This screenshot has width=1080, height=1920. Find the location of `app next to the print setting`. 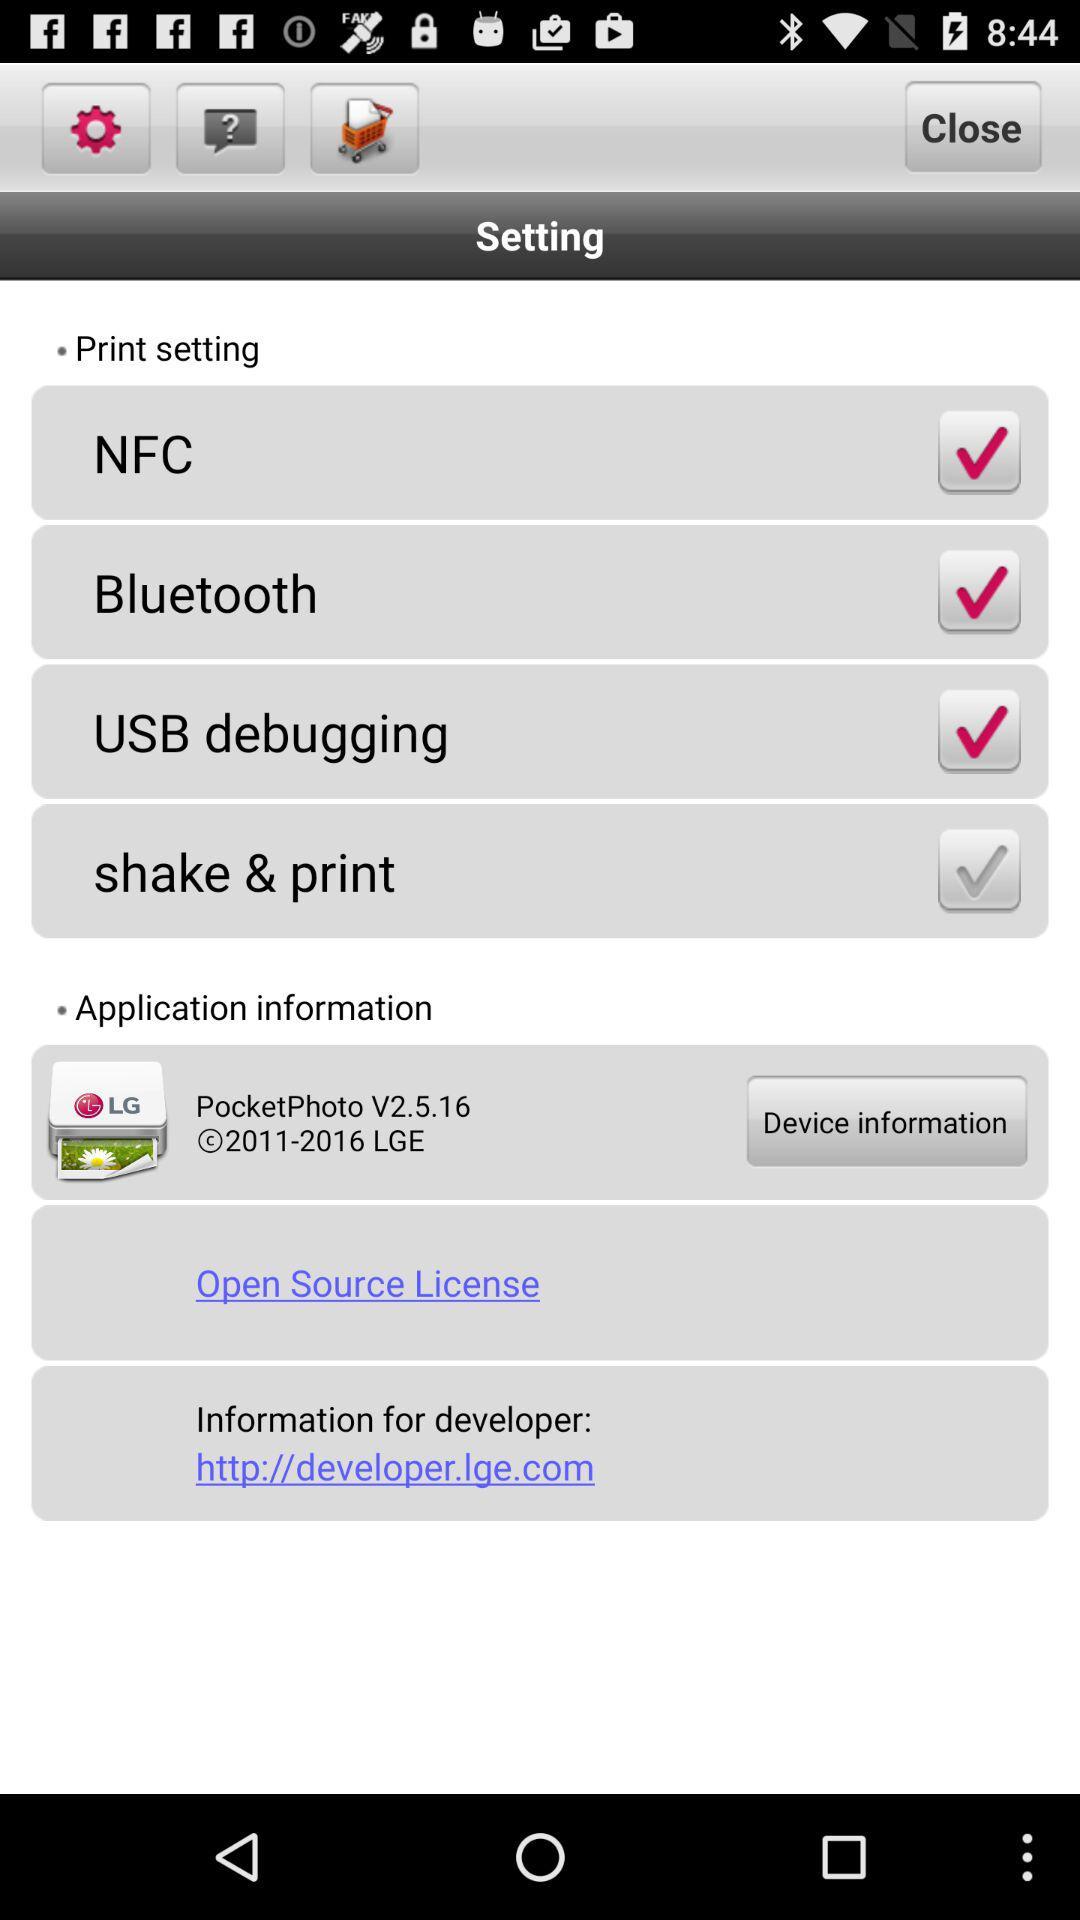

app next to the print setting is located at coordinates (917, 350).